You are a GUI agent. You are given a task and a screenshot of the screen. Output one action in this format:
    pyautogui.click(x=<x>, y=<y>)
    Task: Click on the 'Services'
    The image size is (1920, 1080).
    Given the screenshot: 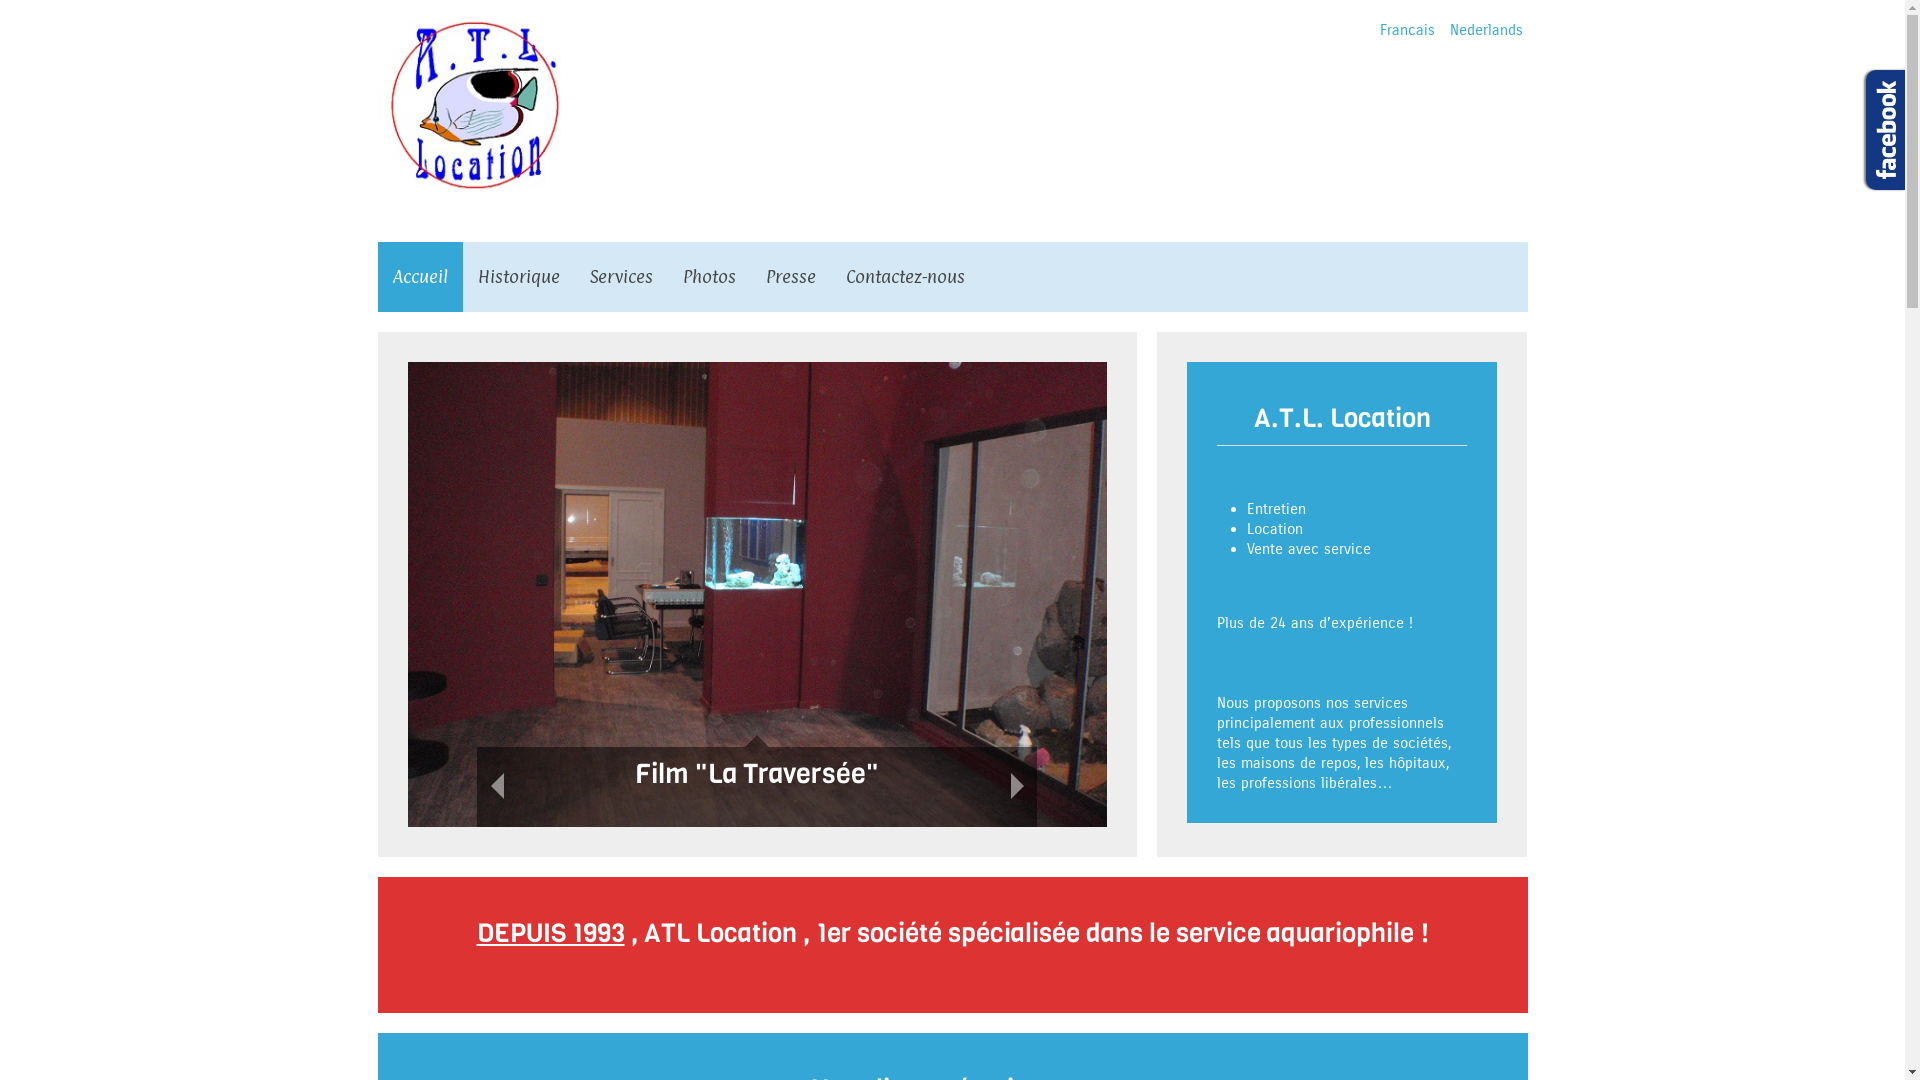 What is the action you would take?
    pyautogui.click(x=619, y=277)
    